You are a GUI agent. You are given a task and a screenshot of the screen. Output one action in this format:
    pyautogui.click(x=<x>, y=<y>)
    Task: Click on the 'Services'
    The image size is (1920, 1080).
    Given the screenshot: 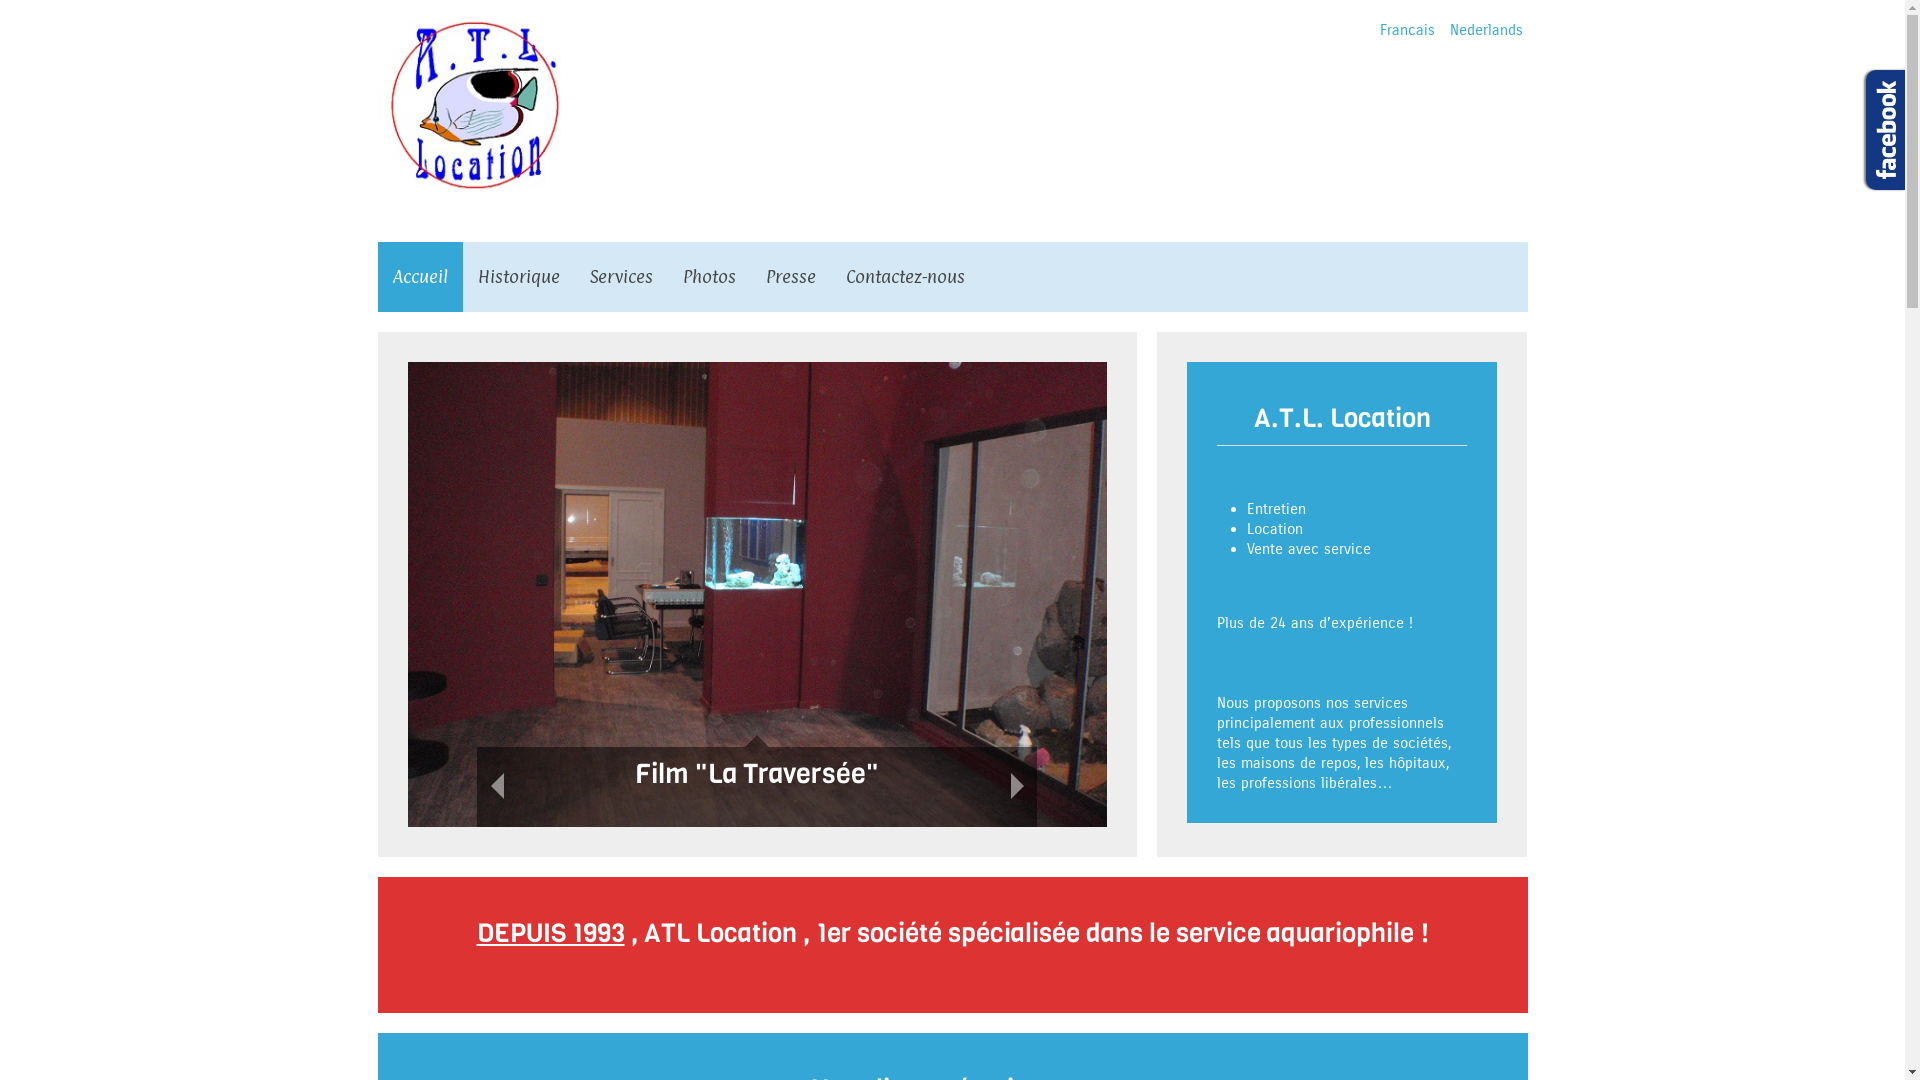 What is the action you would take?
    pyautogui.click(x=619, y=277)
    